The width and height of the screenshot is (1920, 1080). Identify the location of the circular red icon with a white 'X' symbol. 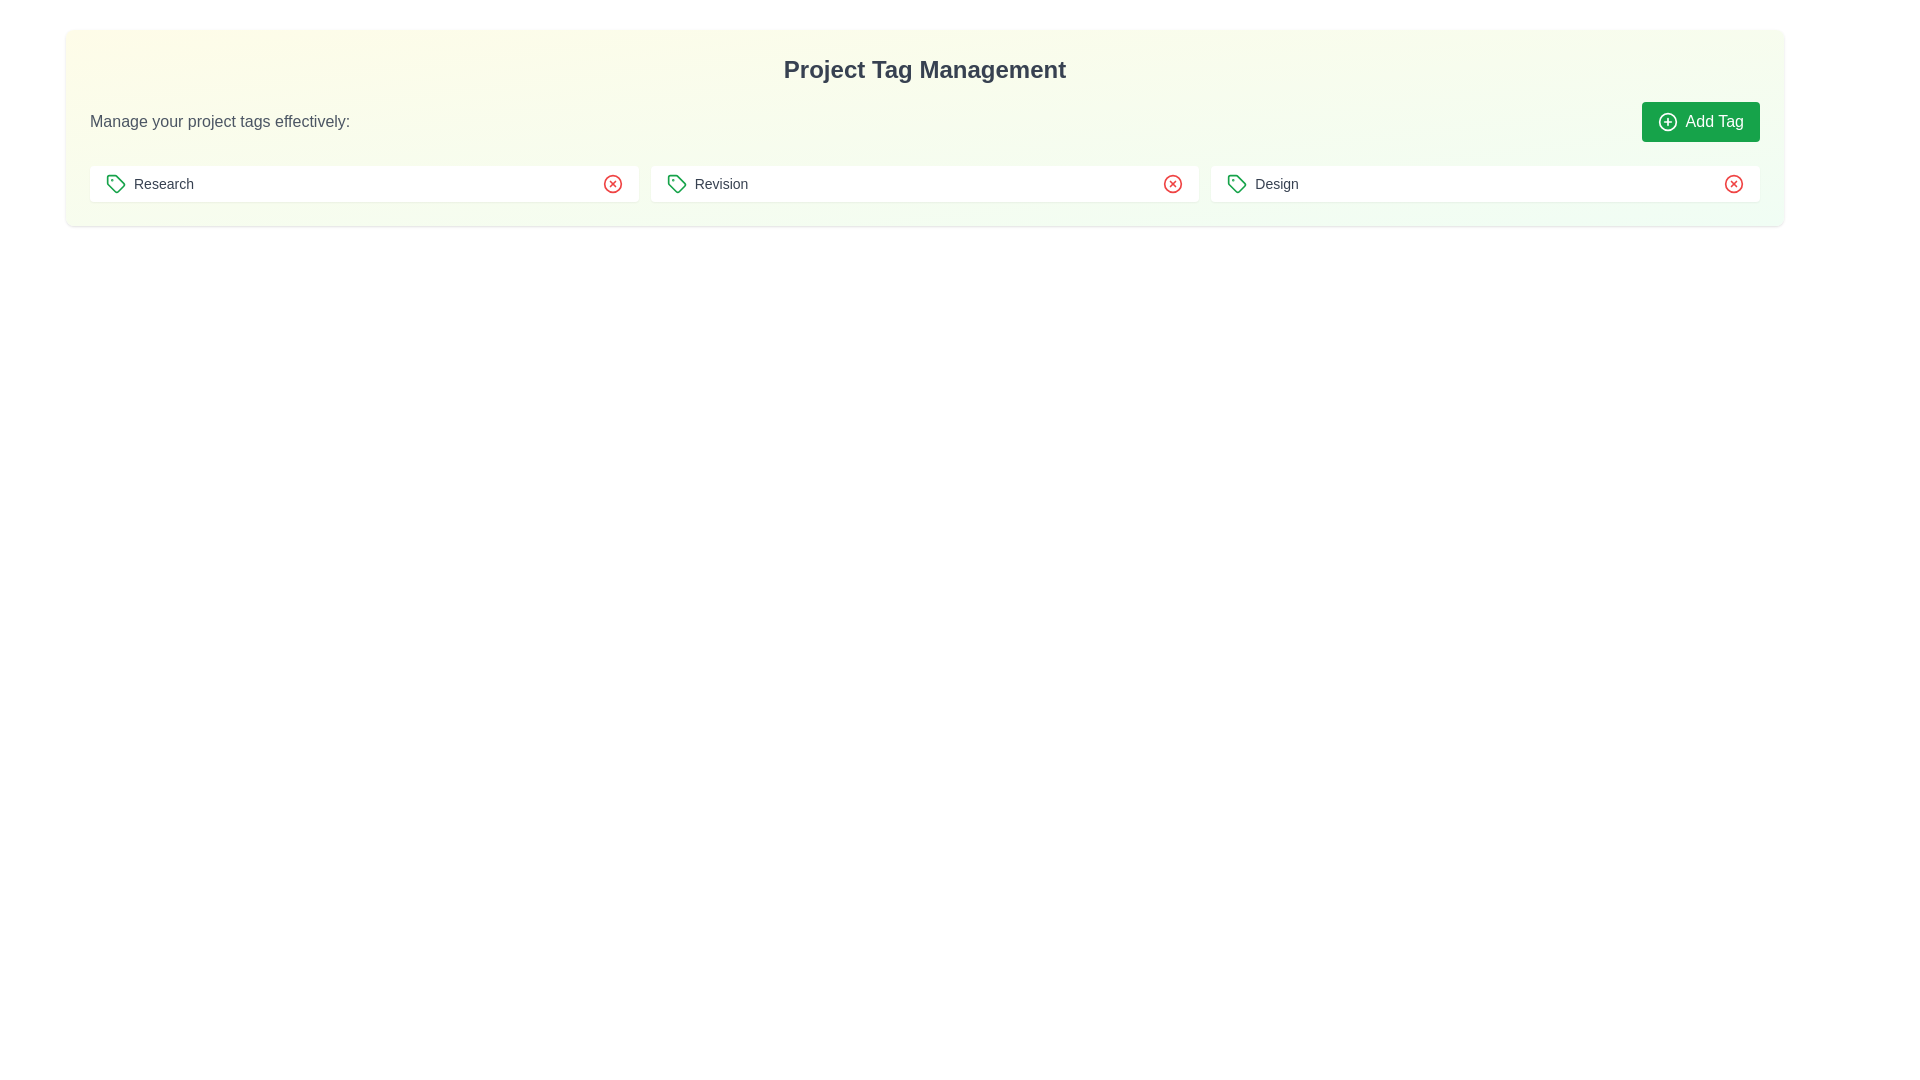
(1732, 184).